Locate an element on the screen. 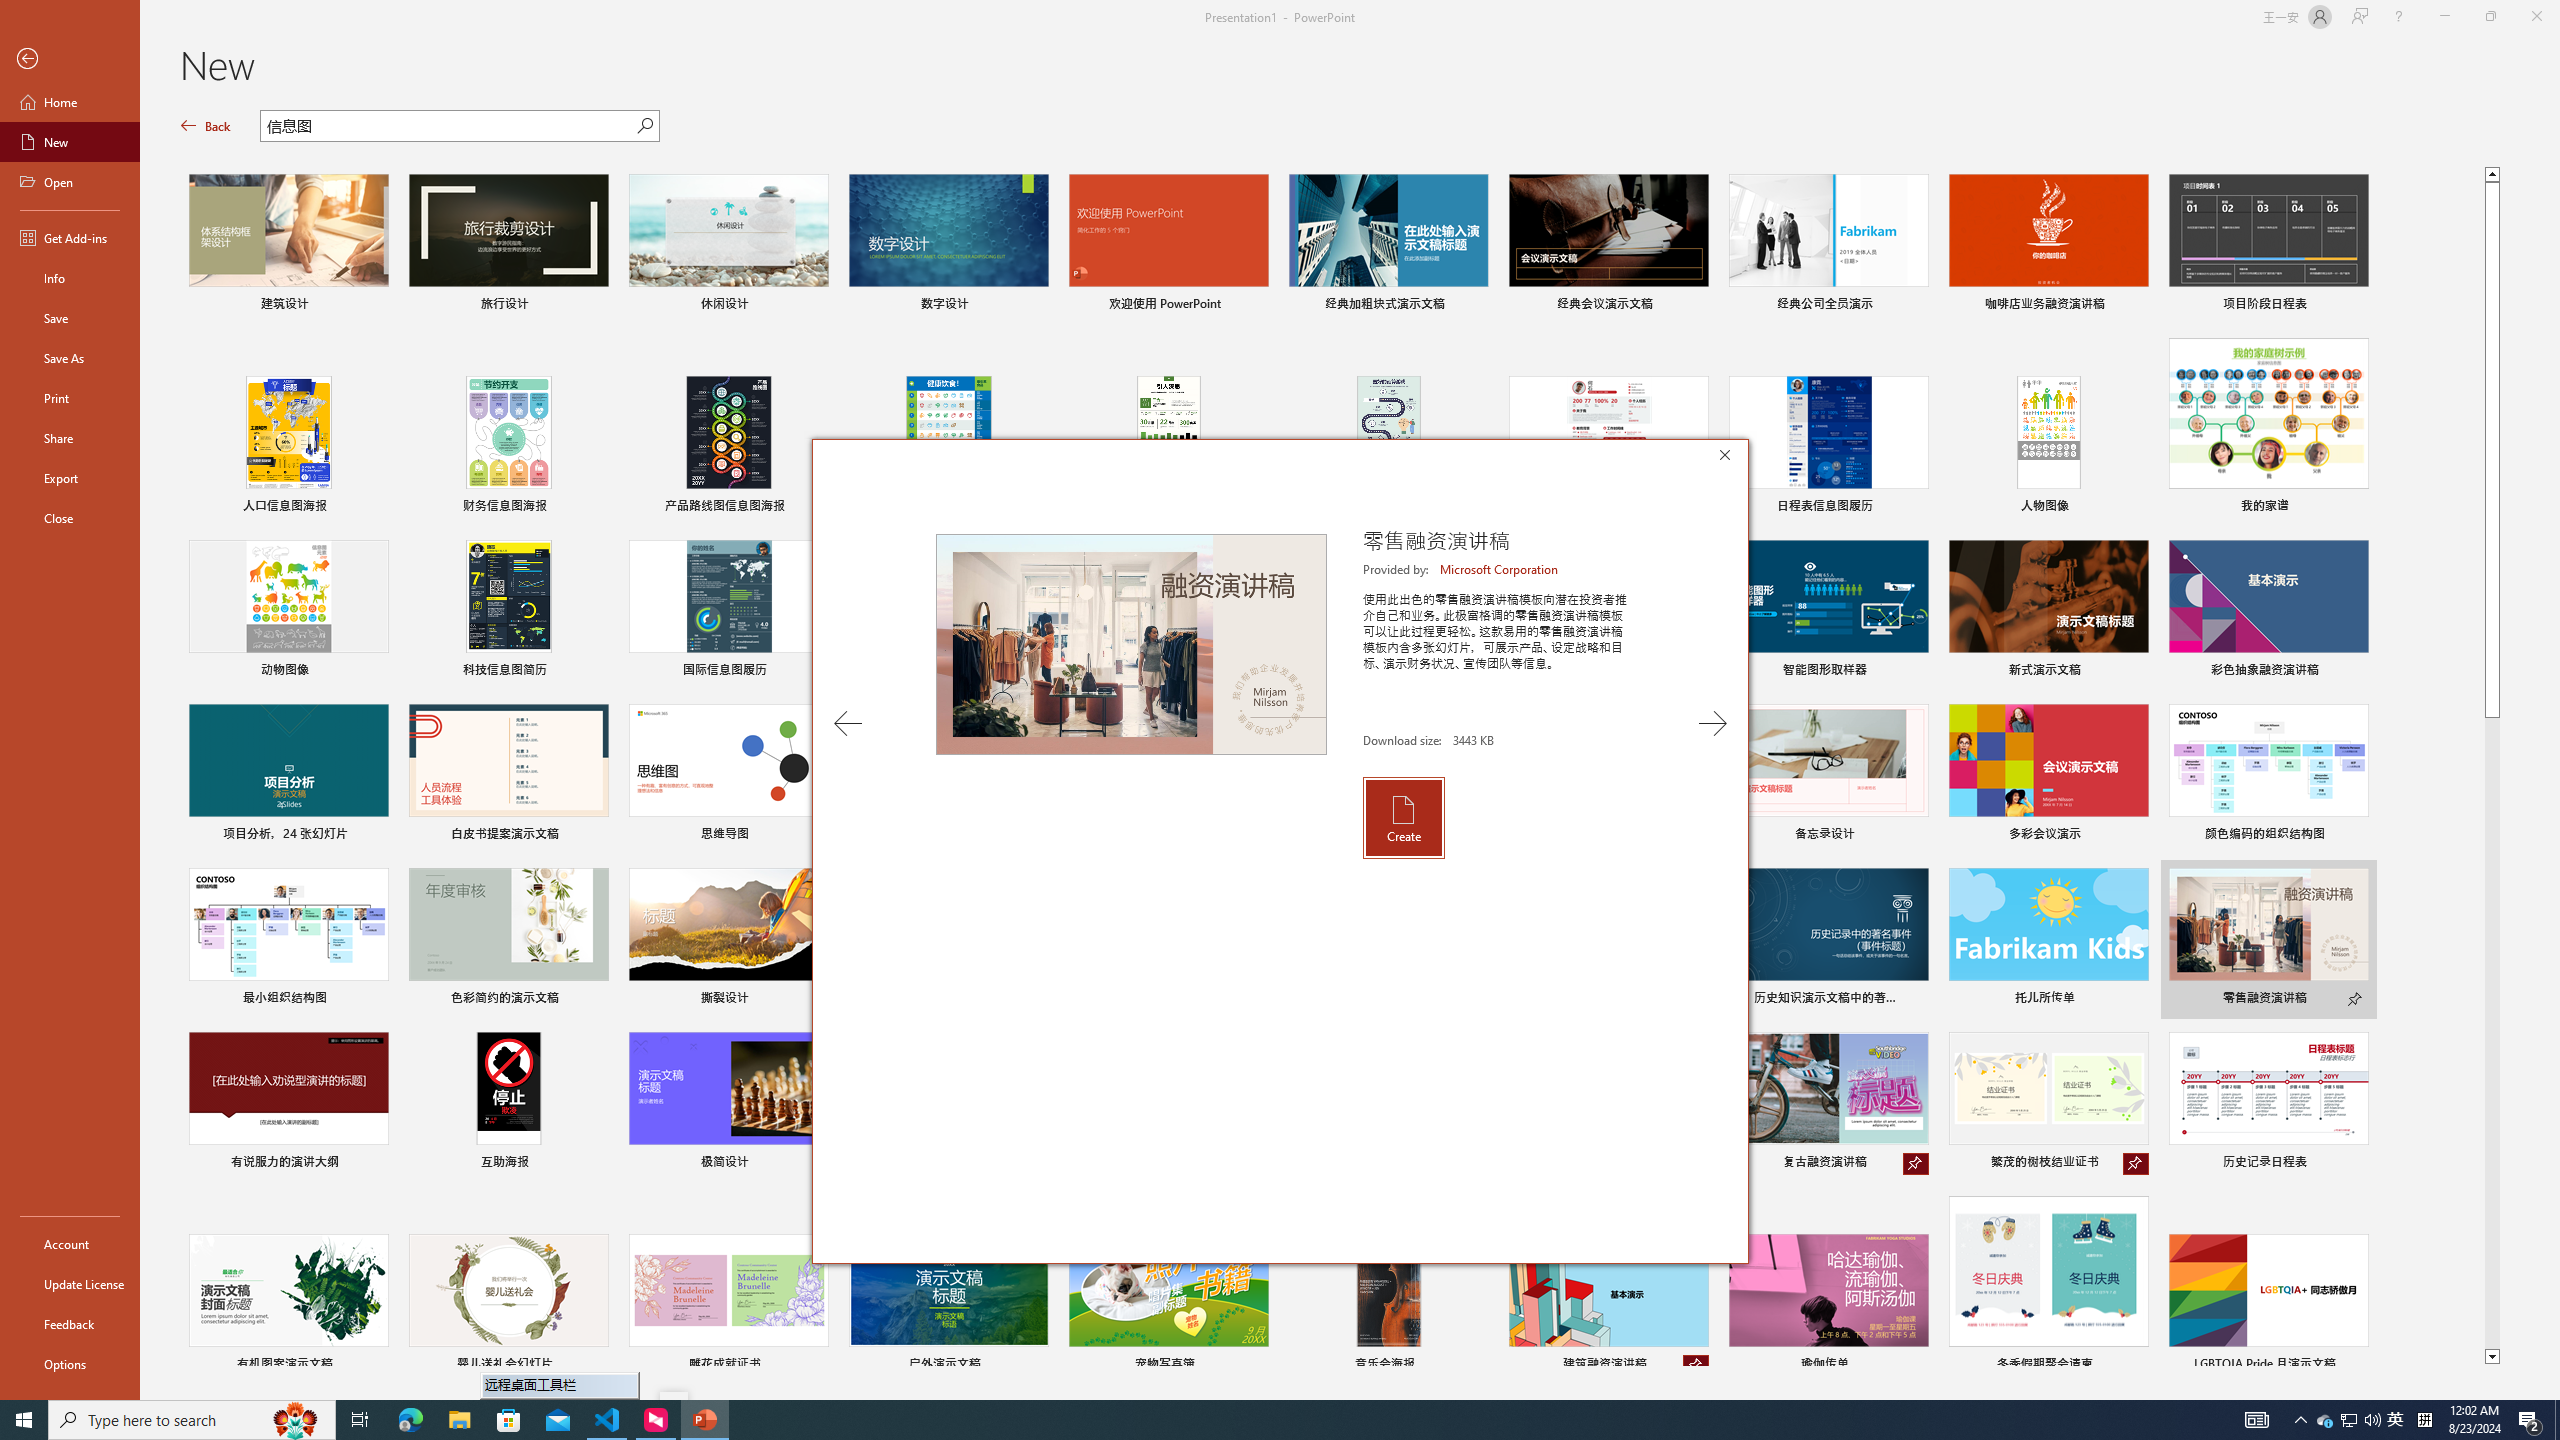 This screenshot has height=1440, width=2560. 'Microsoft Corporation' is located at coordinates (1500, 568).